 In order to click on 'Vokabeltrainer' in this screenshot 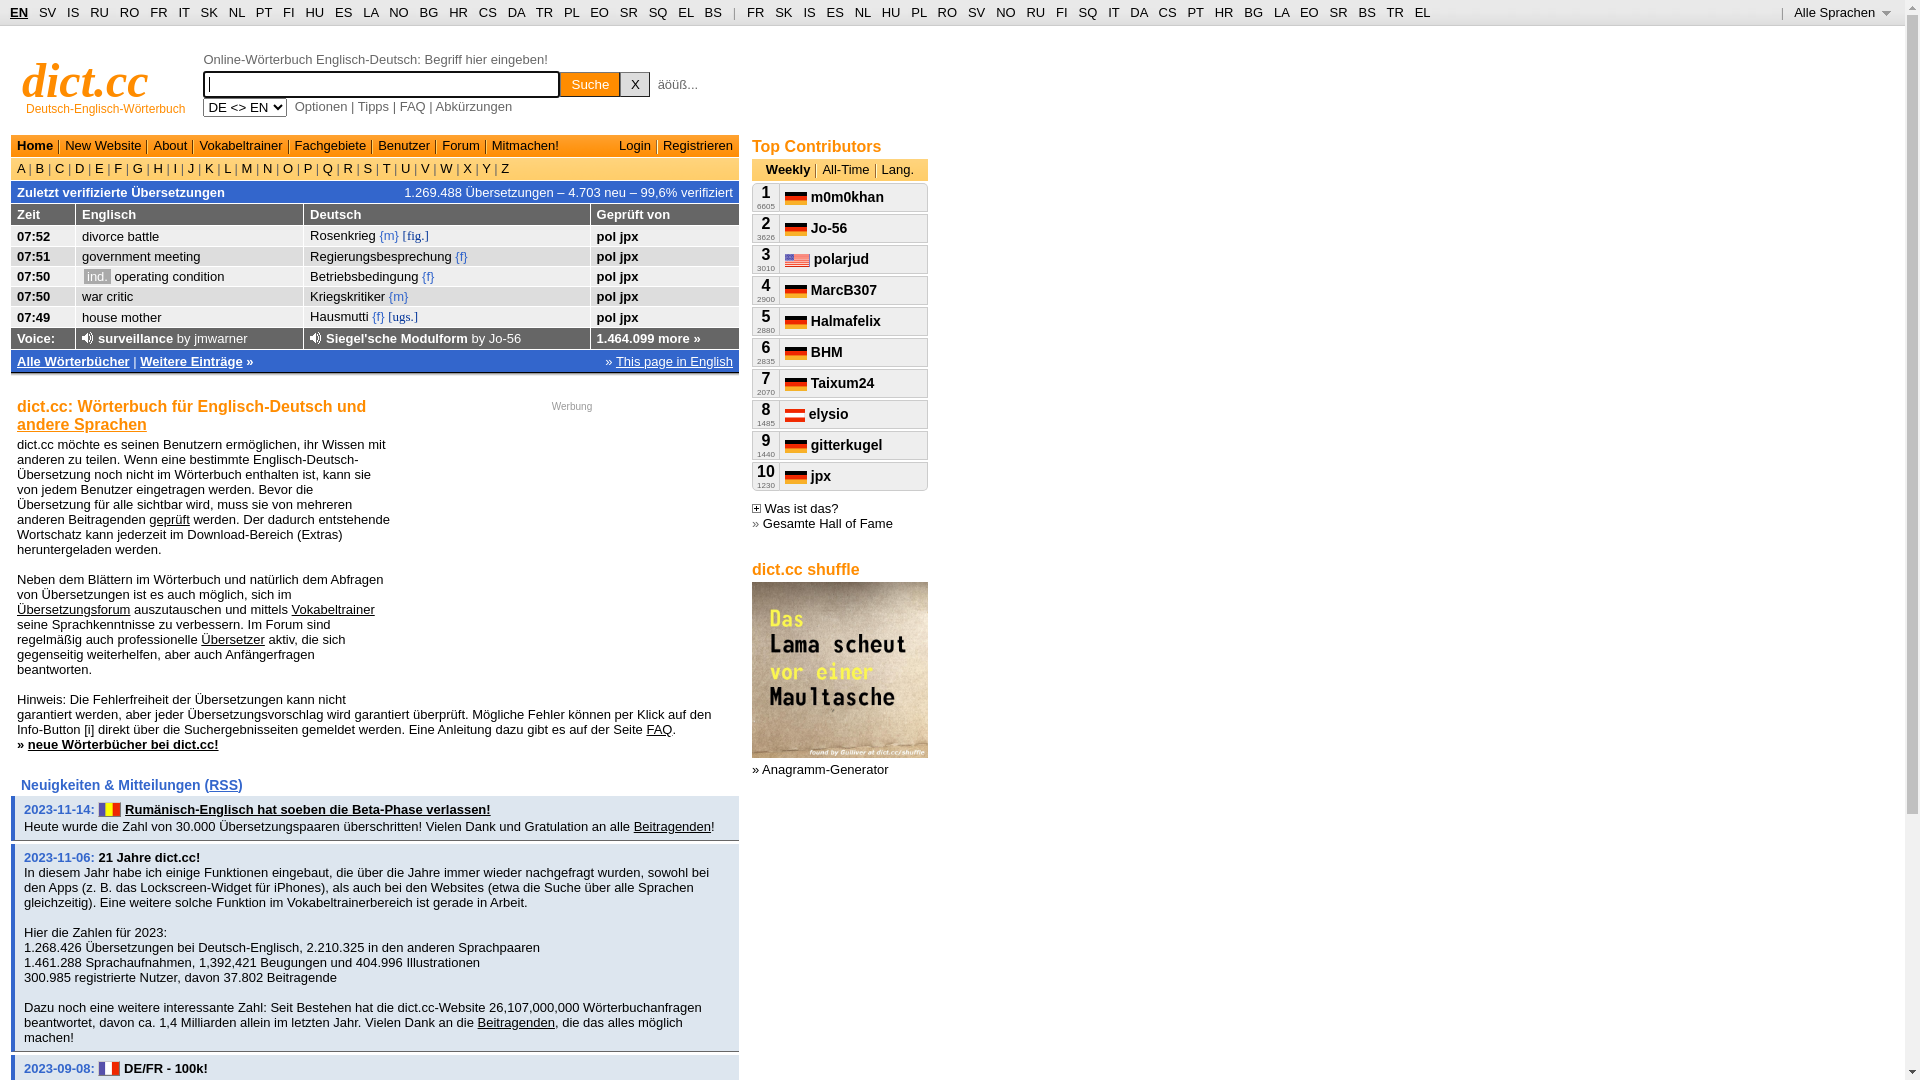, I will do `click(240, 144)`.